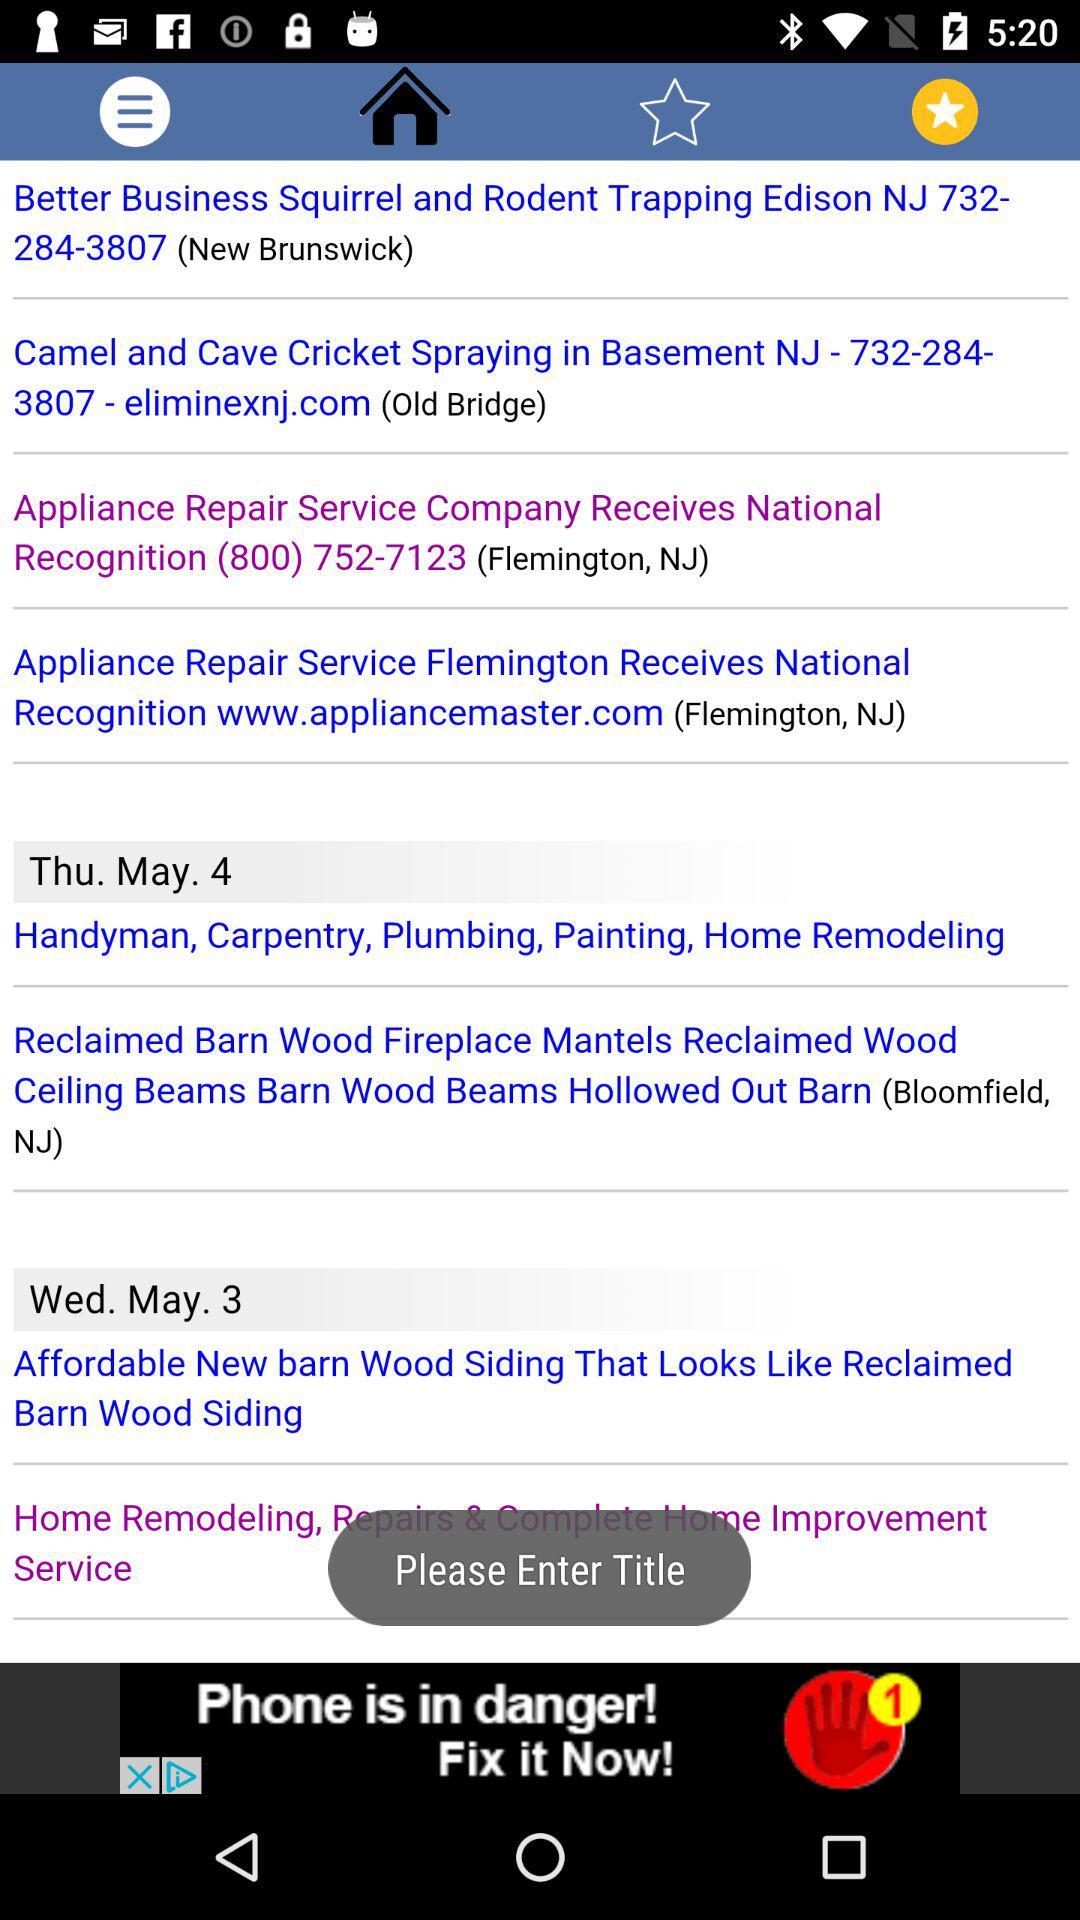 The width and height of the screenshot is (1080, 1920). I want to click on click more option, so click(135, 110).